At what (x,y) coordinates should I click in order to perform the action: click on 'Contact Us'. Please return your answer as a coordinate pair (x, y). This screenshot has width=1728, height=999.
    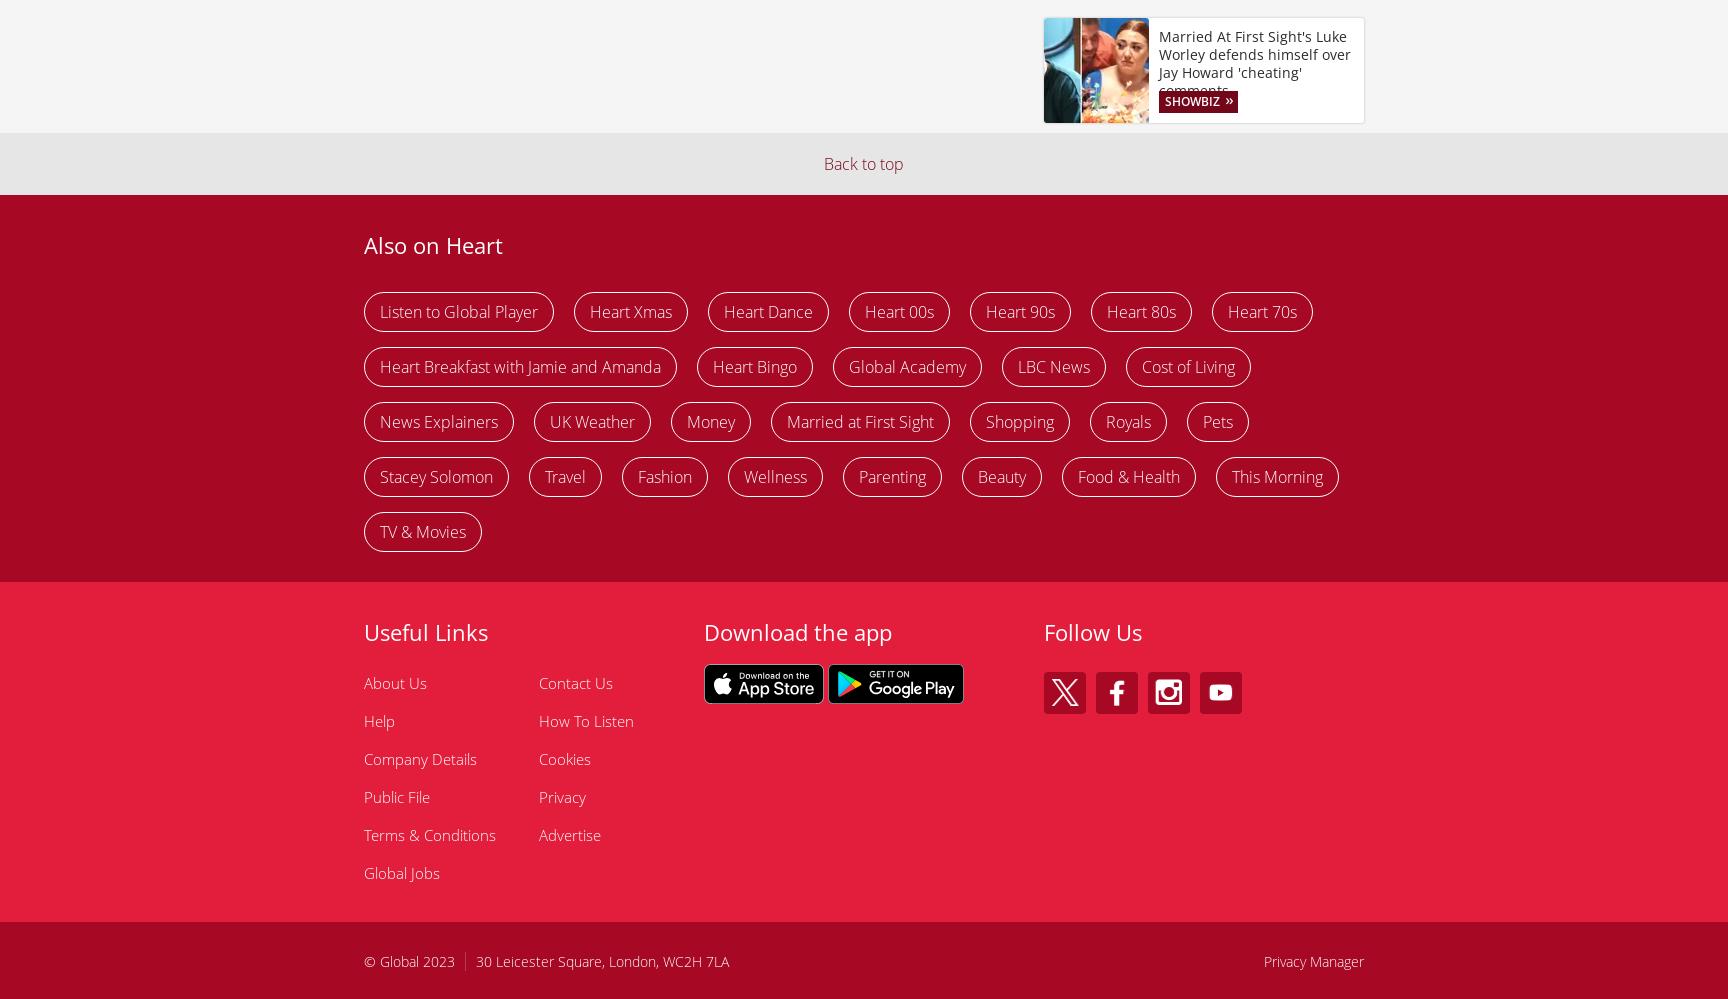
    Looking at the image, I should click on (538, 683).